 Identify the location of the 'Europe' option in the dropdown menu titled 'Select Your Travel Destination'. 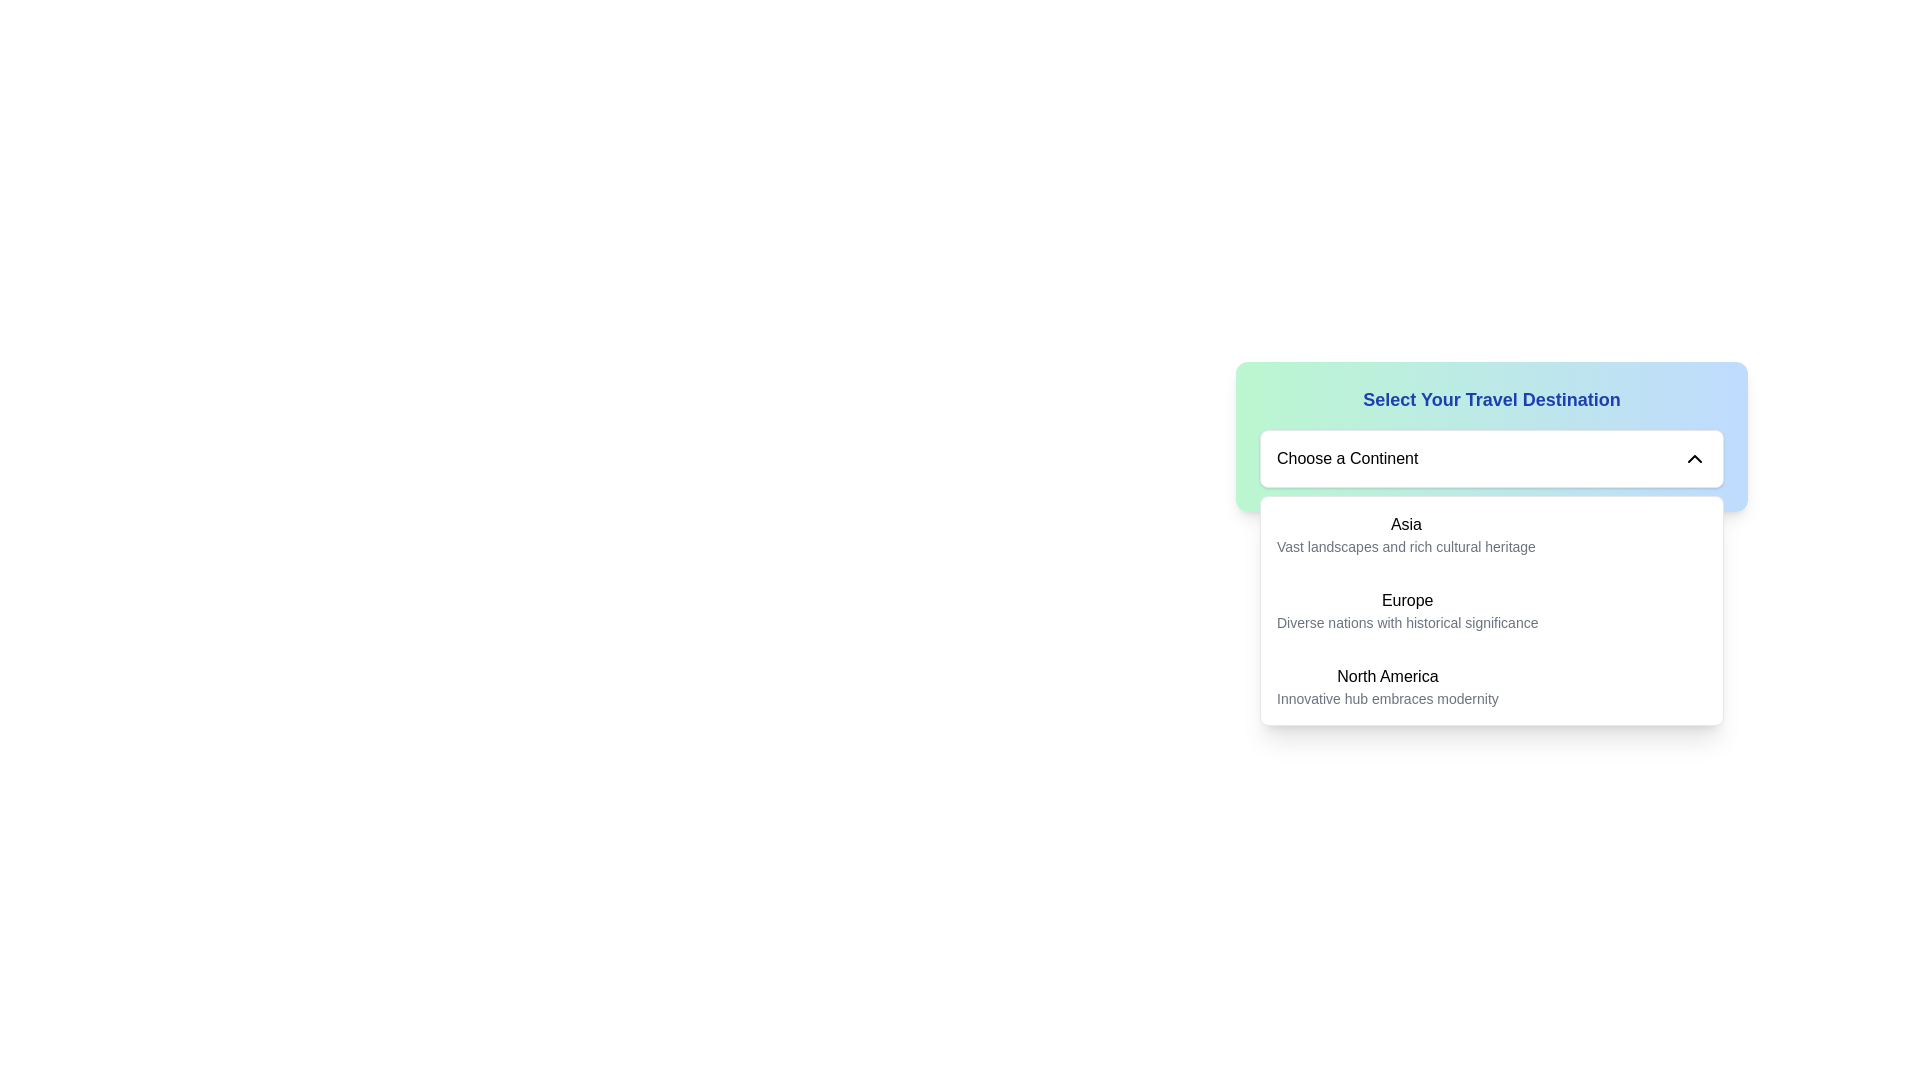
(1406, 600).